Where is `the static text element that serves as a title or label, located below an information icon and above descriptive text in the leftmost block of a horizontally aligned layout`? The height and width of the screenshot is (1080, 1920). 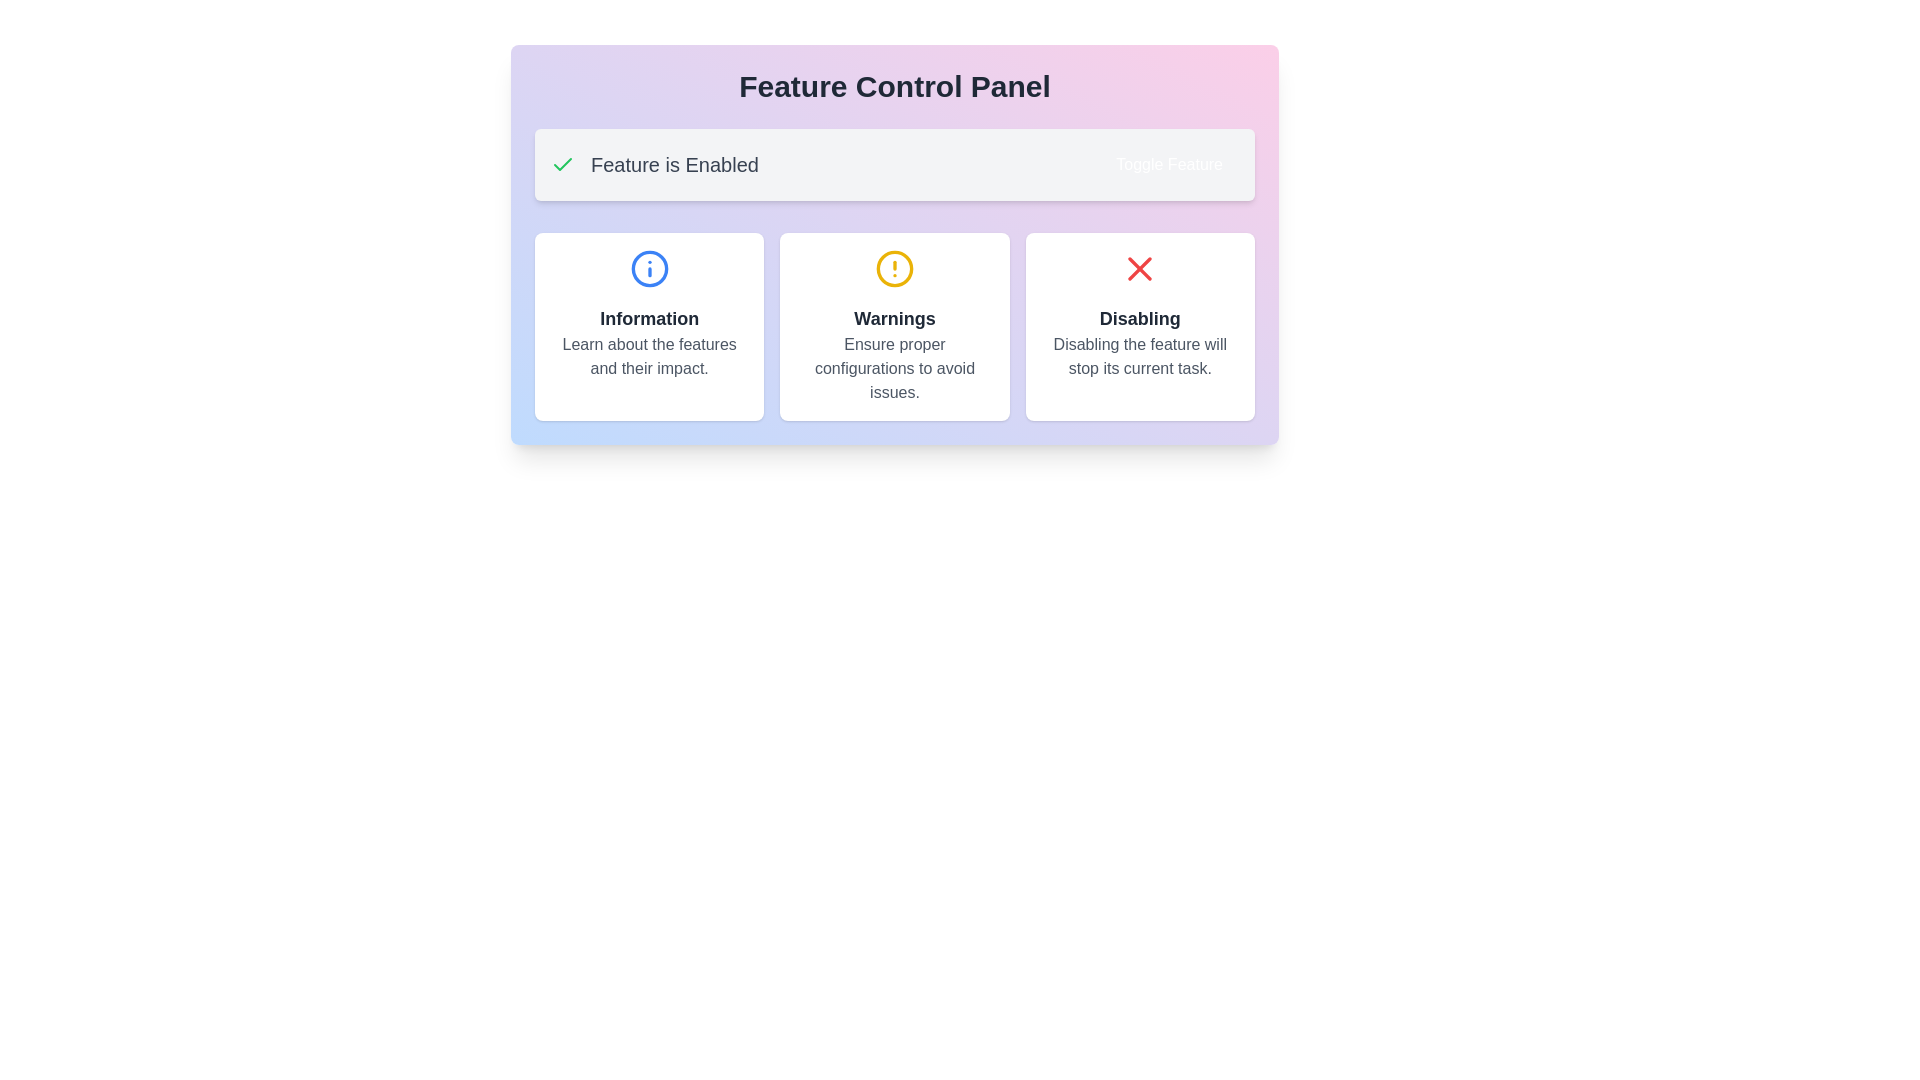 the static text element that serves as a title or label, located below an information icon and above descriptive text in the leftmost block of a horizontally aligned layout is located at coordinates (649, 318).